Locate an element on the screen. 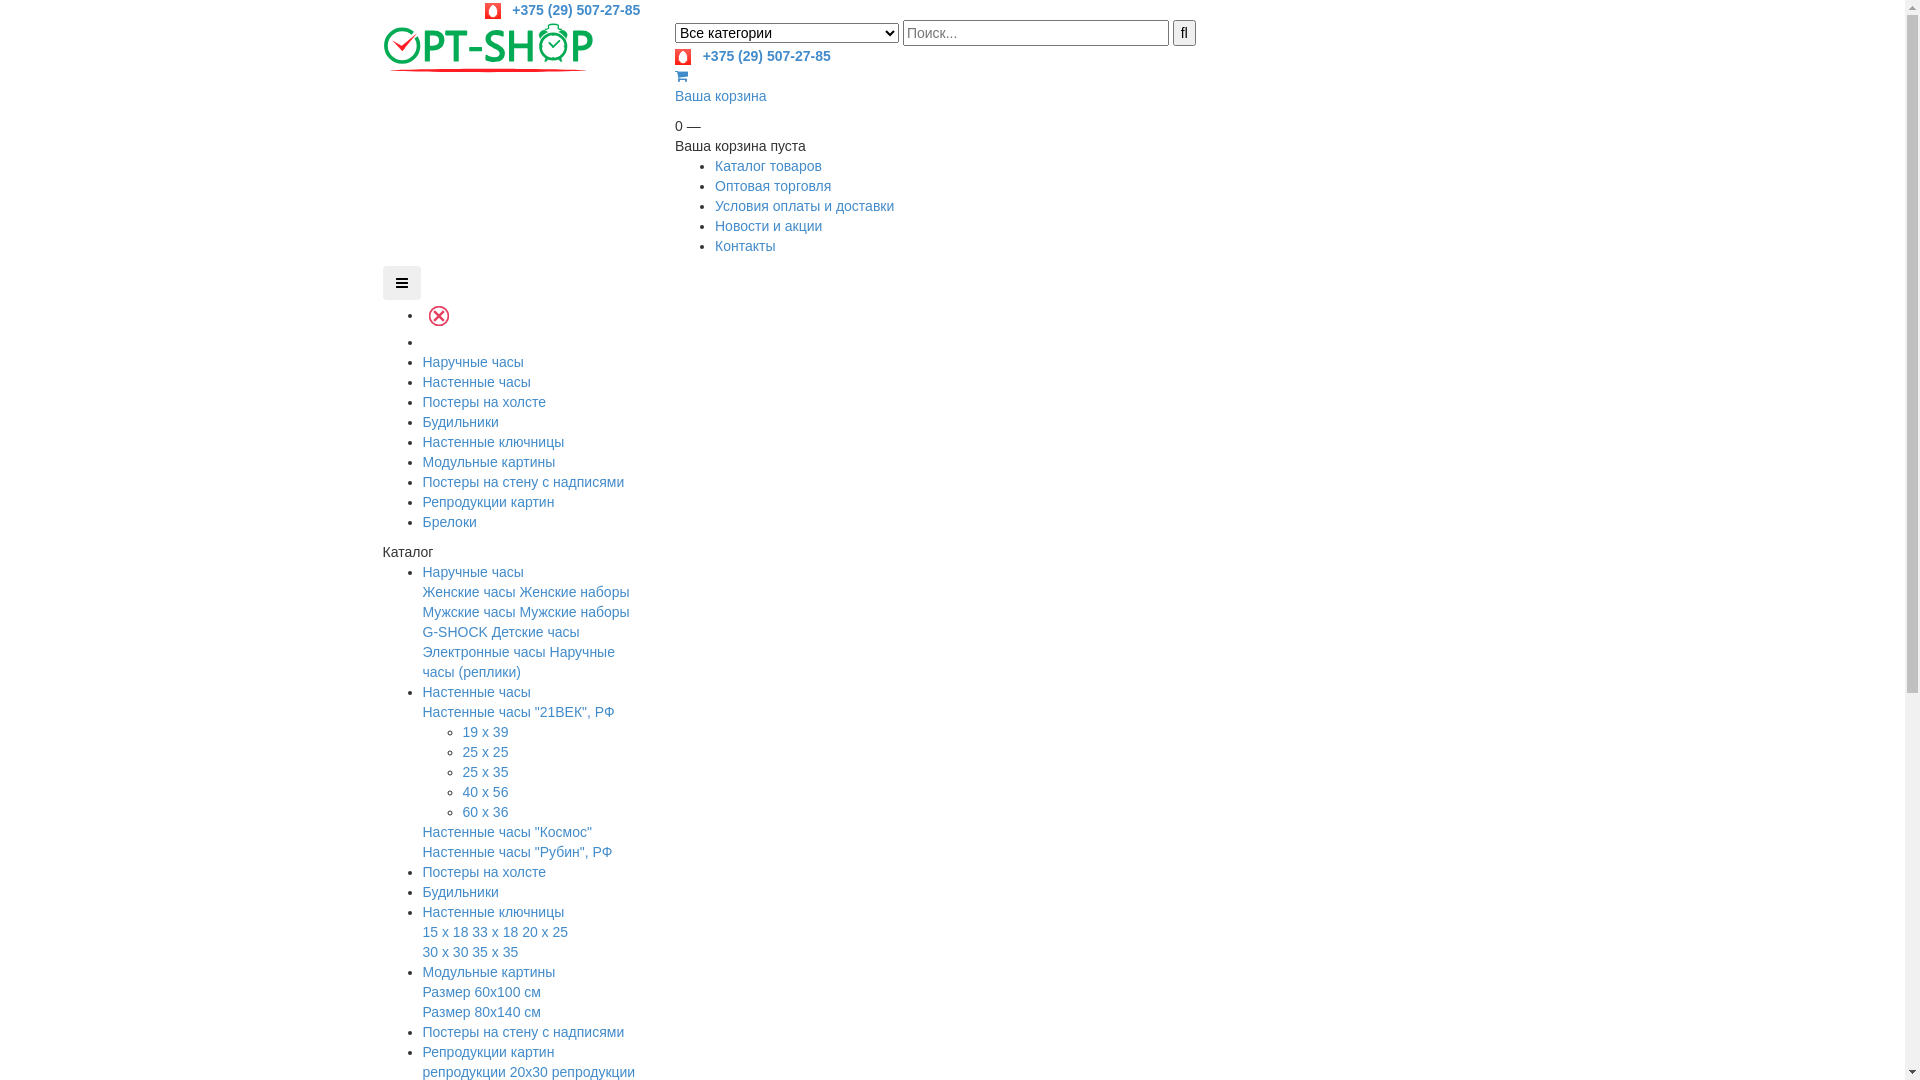 The width and height of the screenshot is (1920, 1080). 'G-SHOCK' is located at coordinates (453, 632).